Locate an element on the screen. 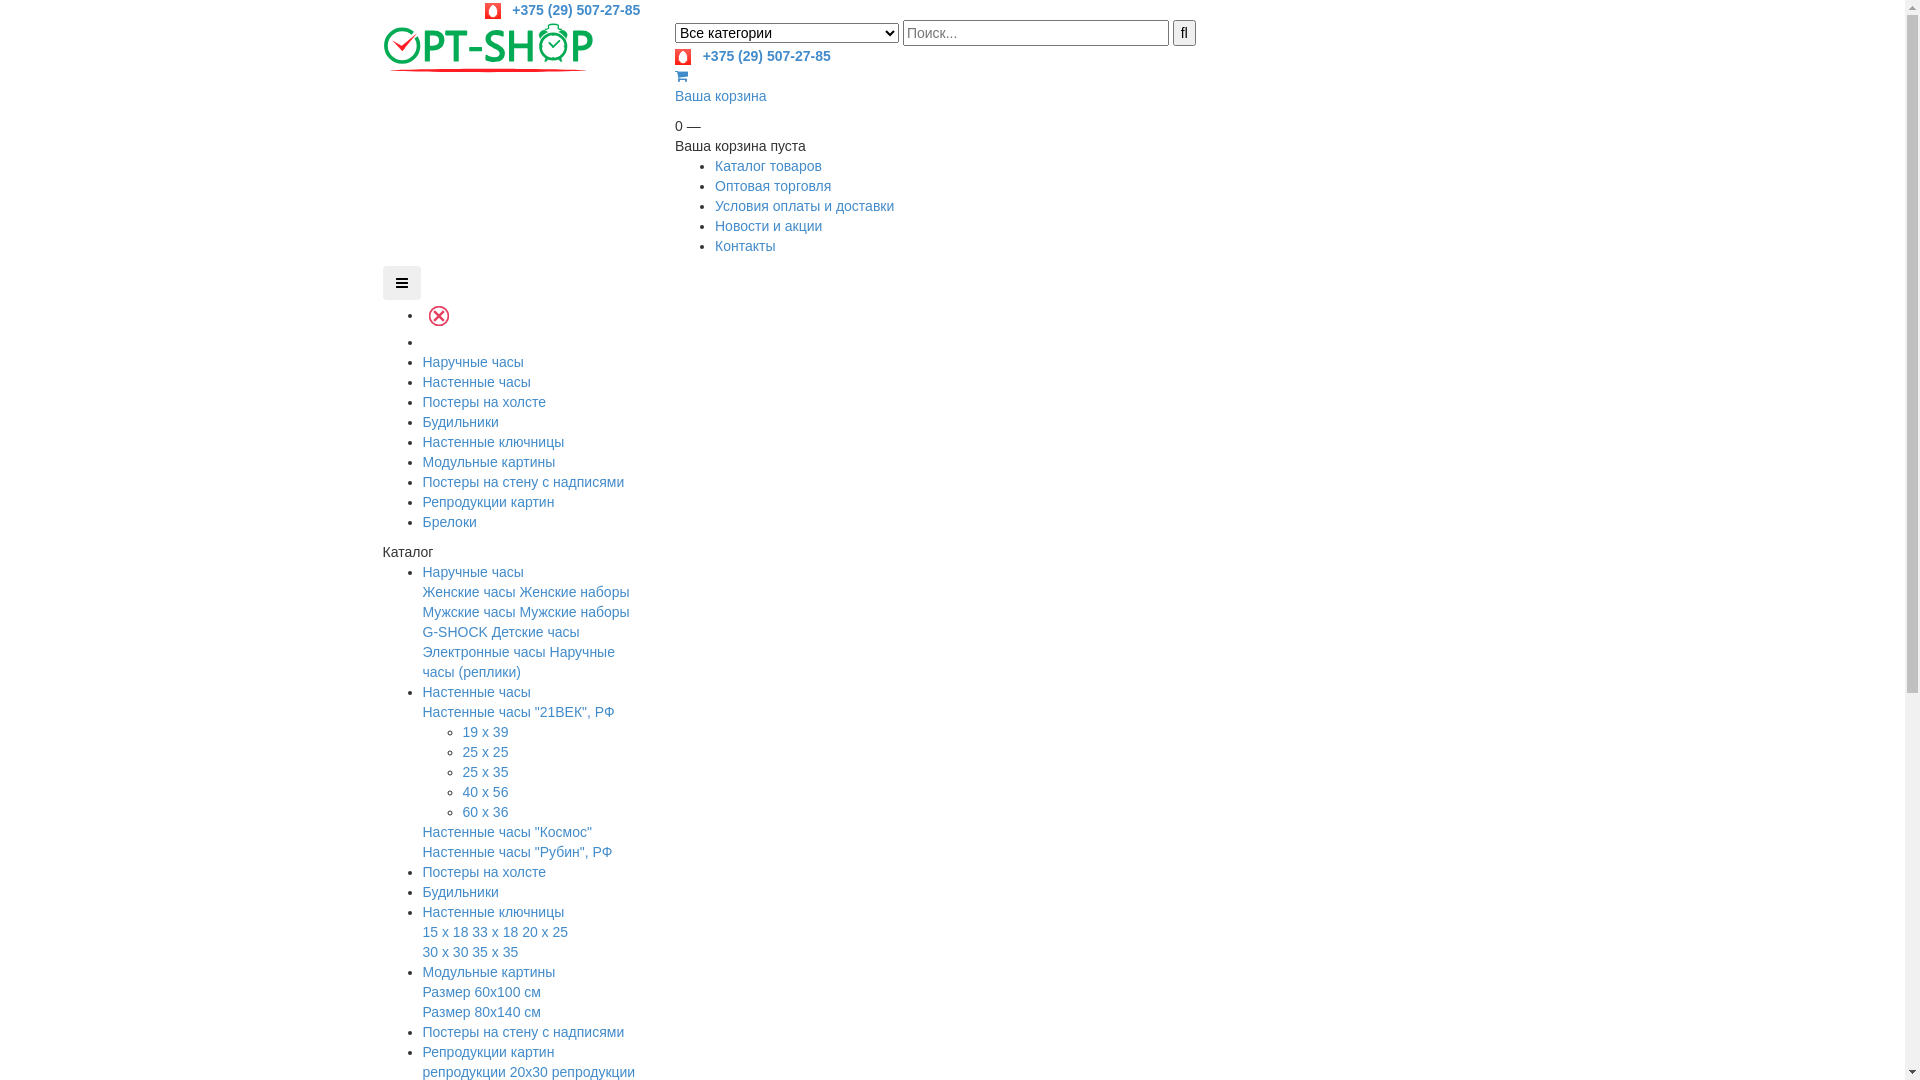 The width and height of the screenshot is (1920, 1080). 'G-SHOCK' is located at coordinates (453, 632).